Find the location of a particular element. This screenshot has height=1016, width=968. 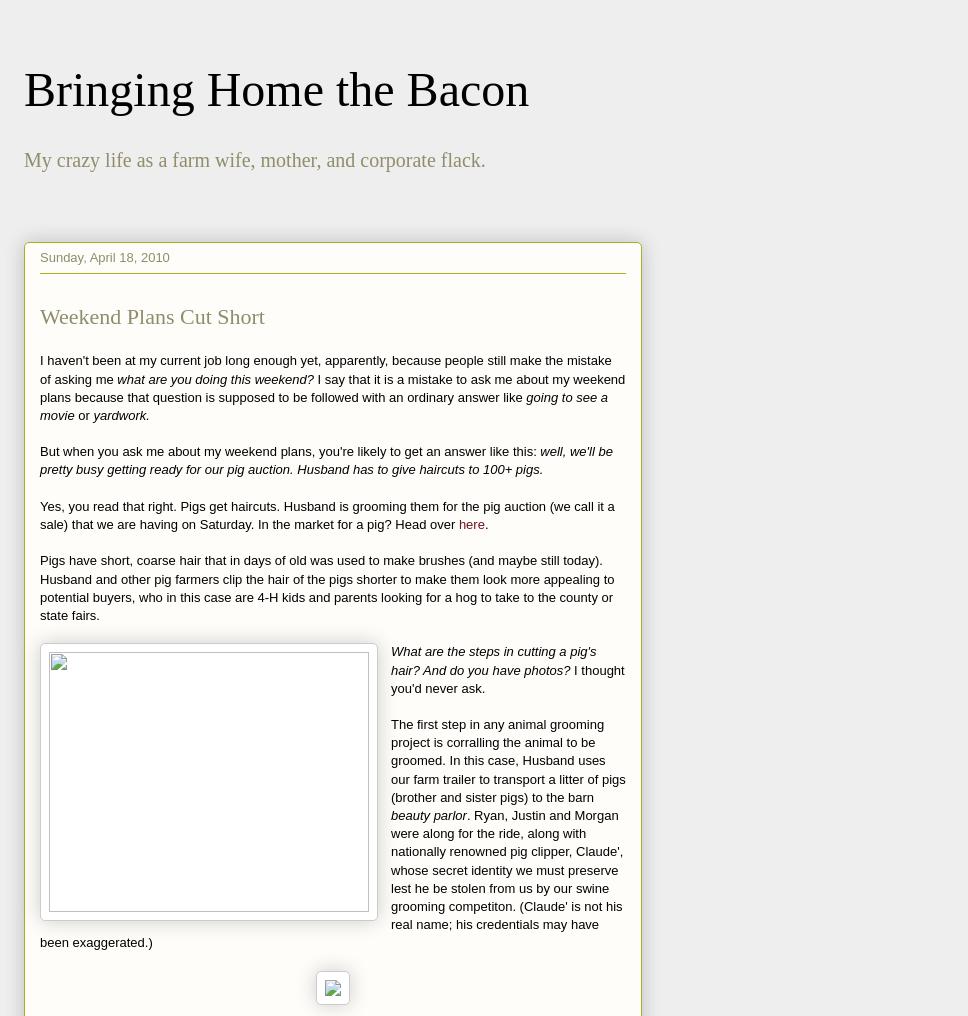

'I say that it is a mistake to ask me about my weekend plans because that question is supposed to be followed with an ordinary answer like' is located at coordinates (332, 386).